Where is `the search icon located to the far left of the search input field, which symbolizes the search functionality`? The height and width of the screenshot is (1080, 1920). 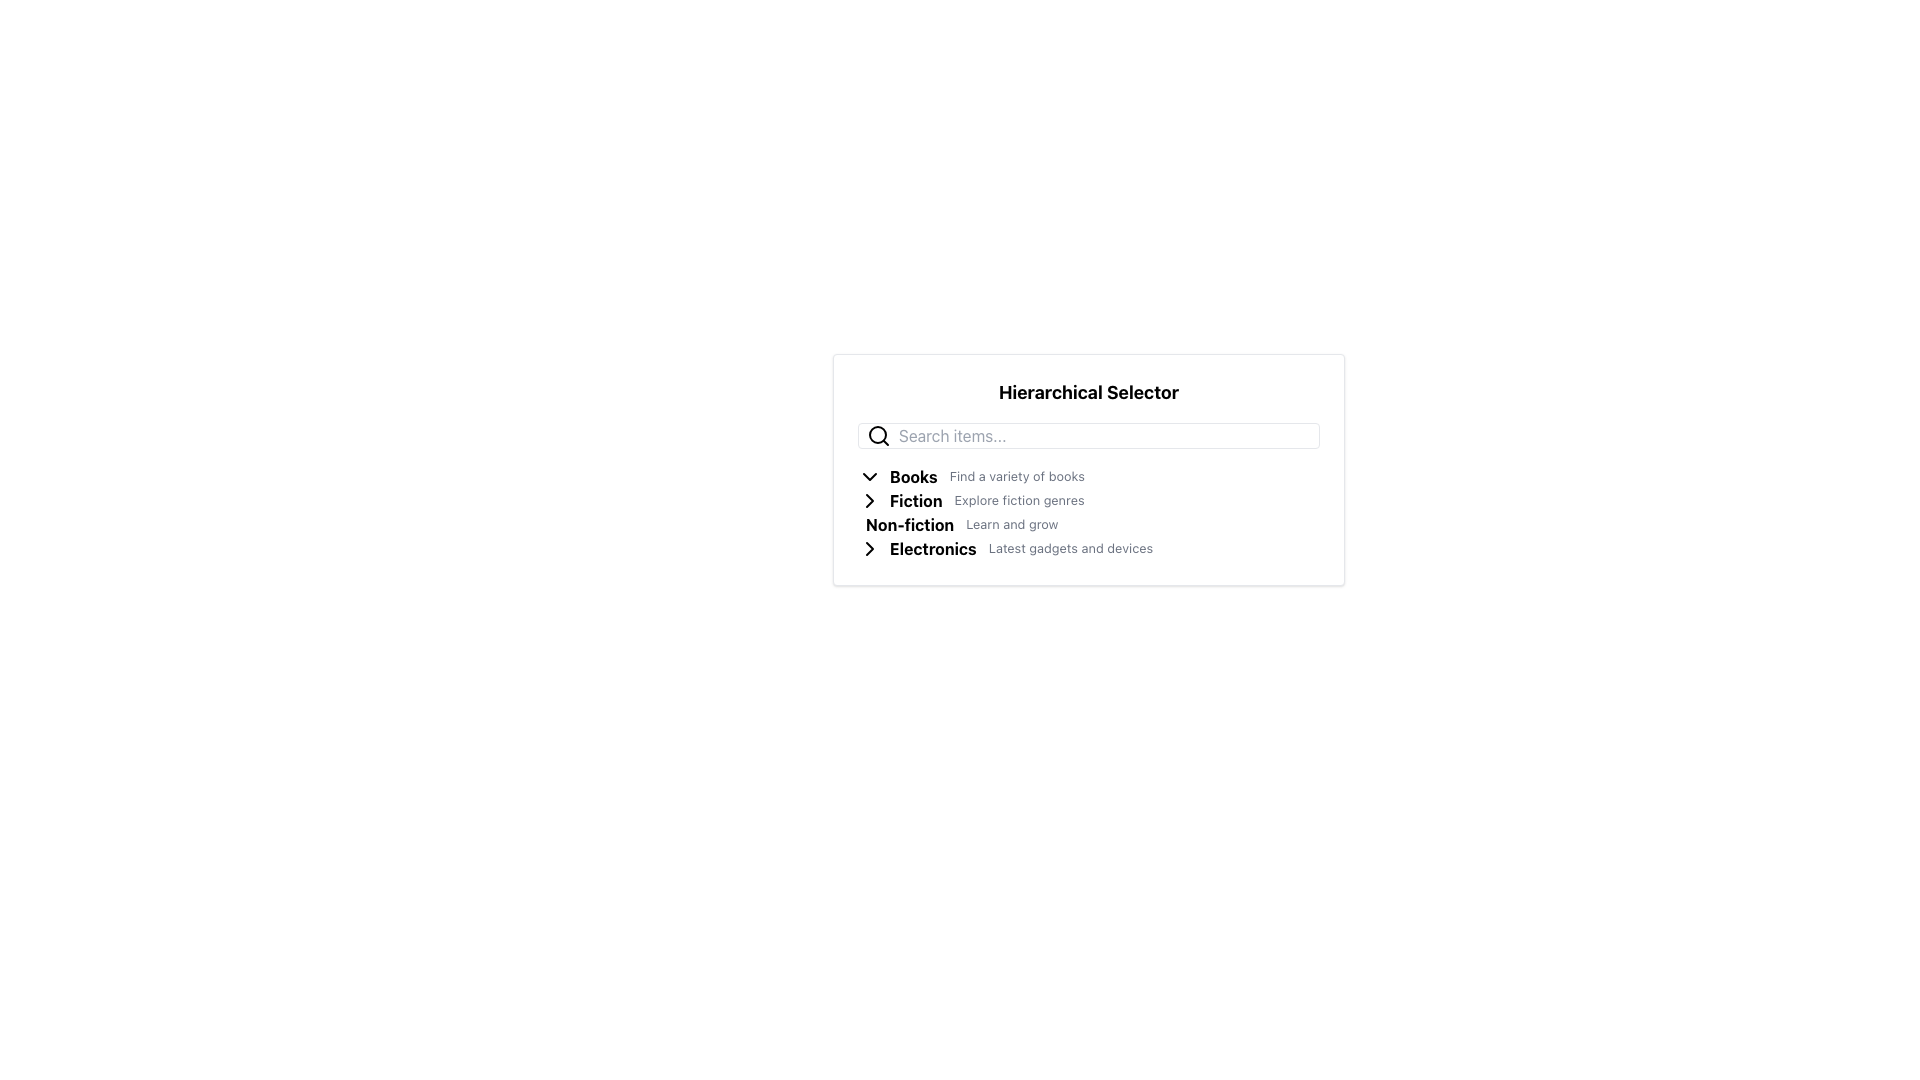 the search icon located to the far left of the search input field, which symbolizes the search functionality is located at coordinates (878, 434).